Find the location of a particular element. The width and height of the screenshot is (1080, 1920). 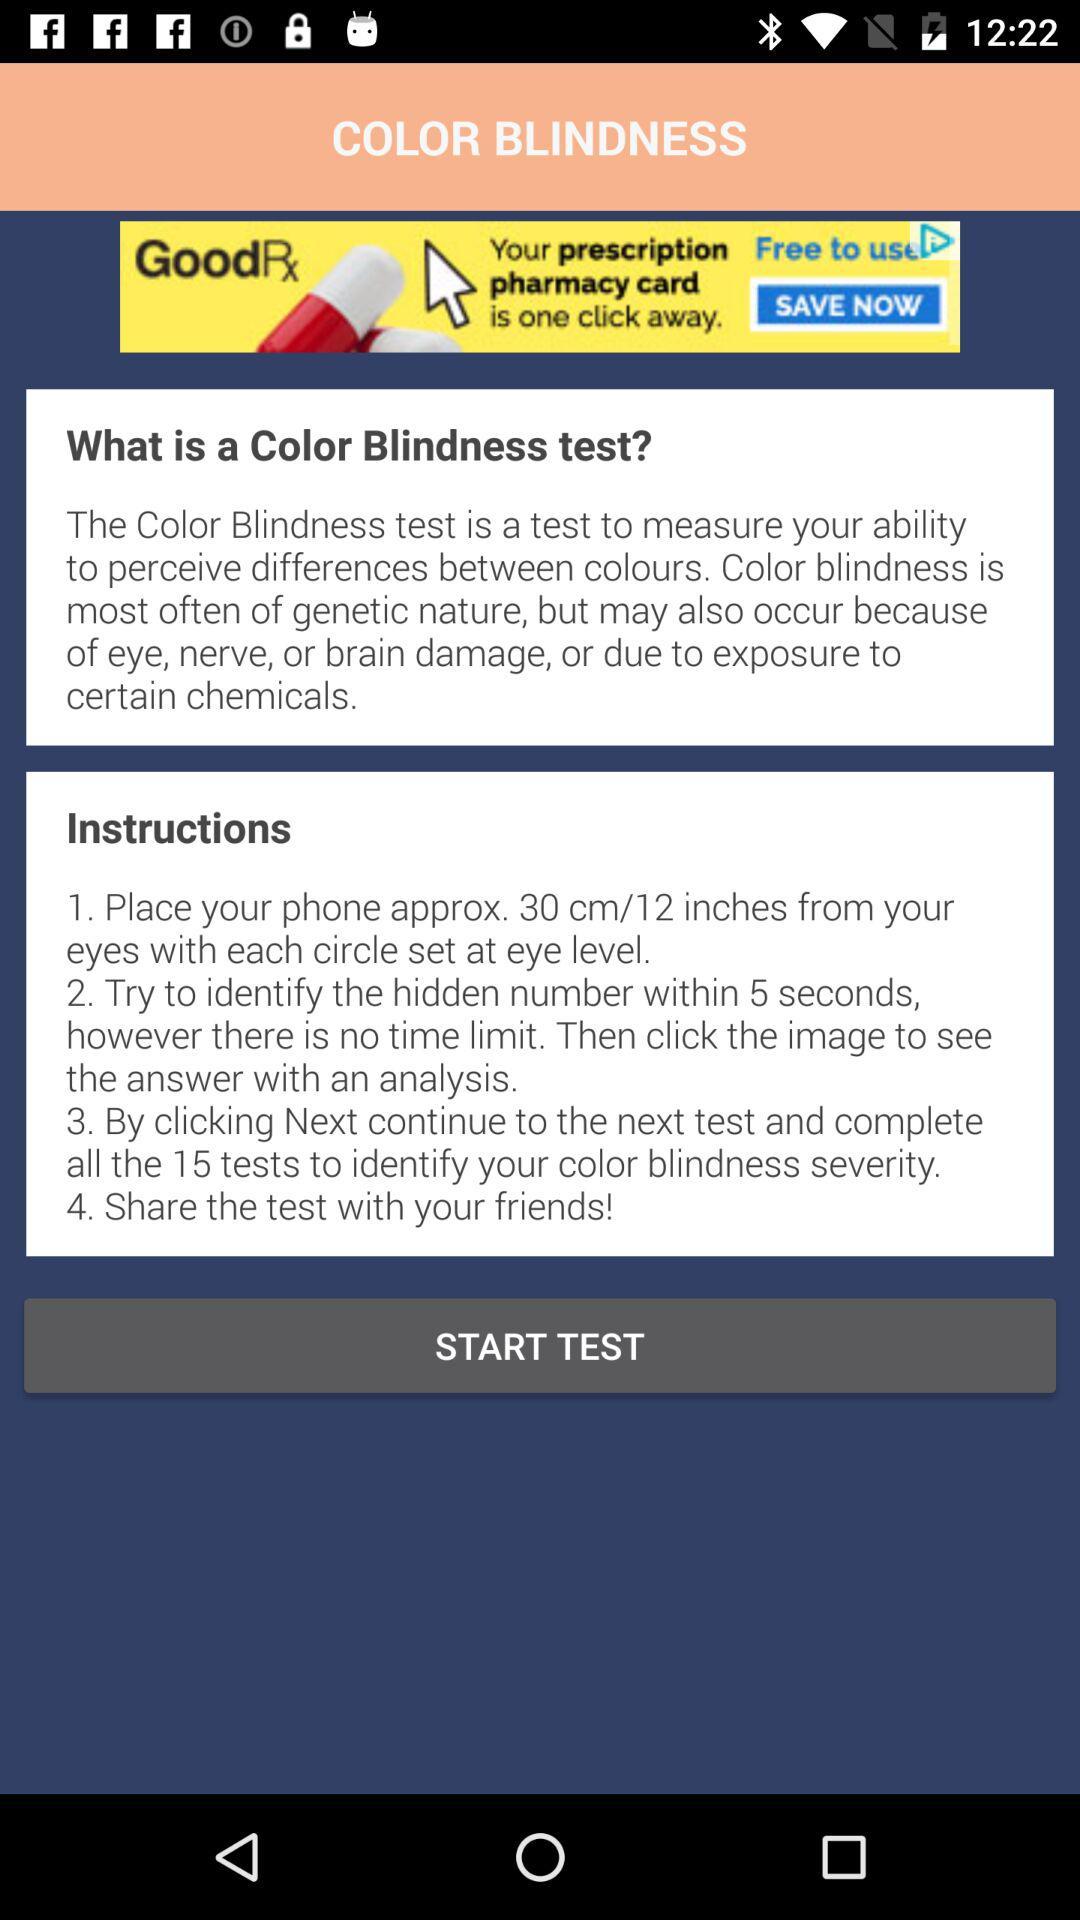

advertisement is located at coordinates (540, 285).